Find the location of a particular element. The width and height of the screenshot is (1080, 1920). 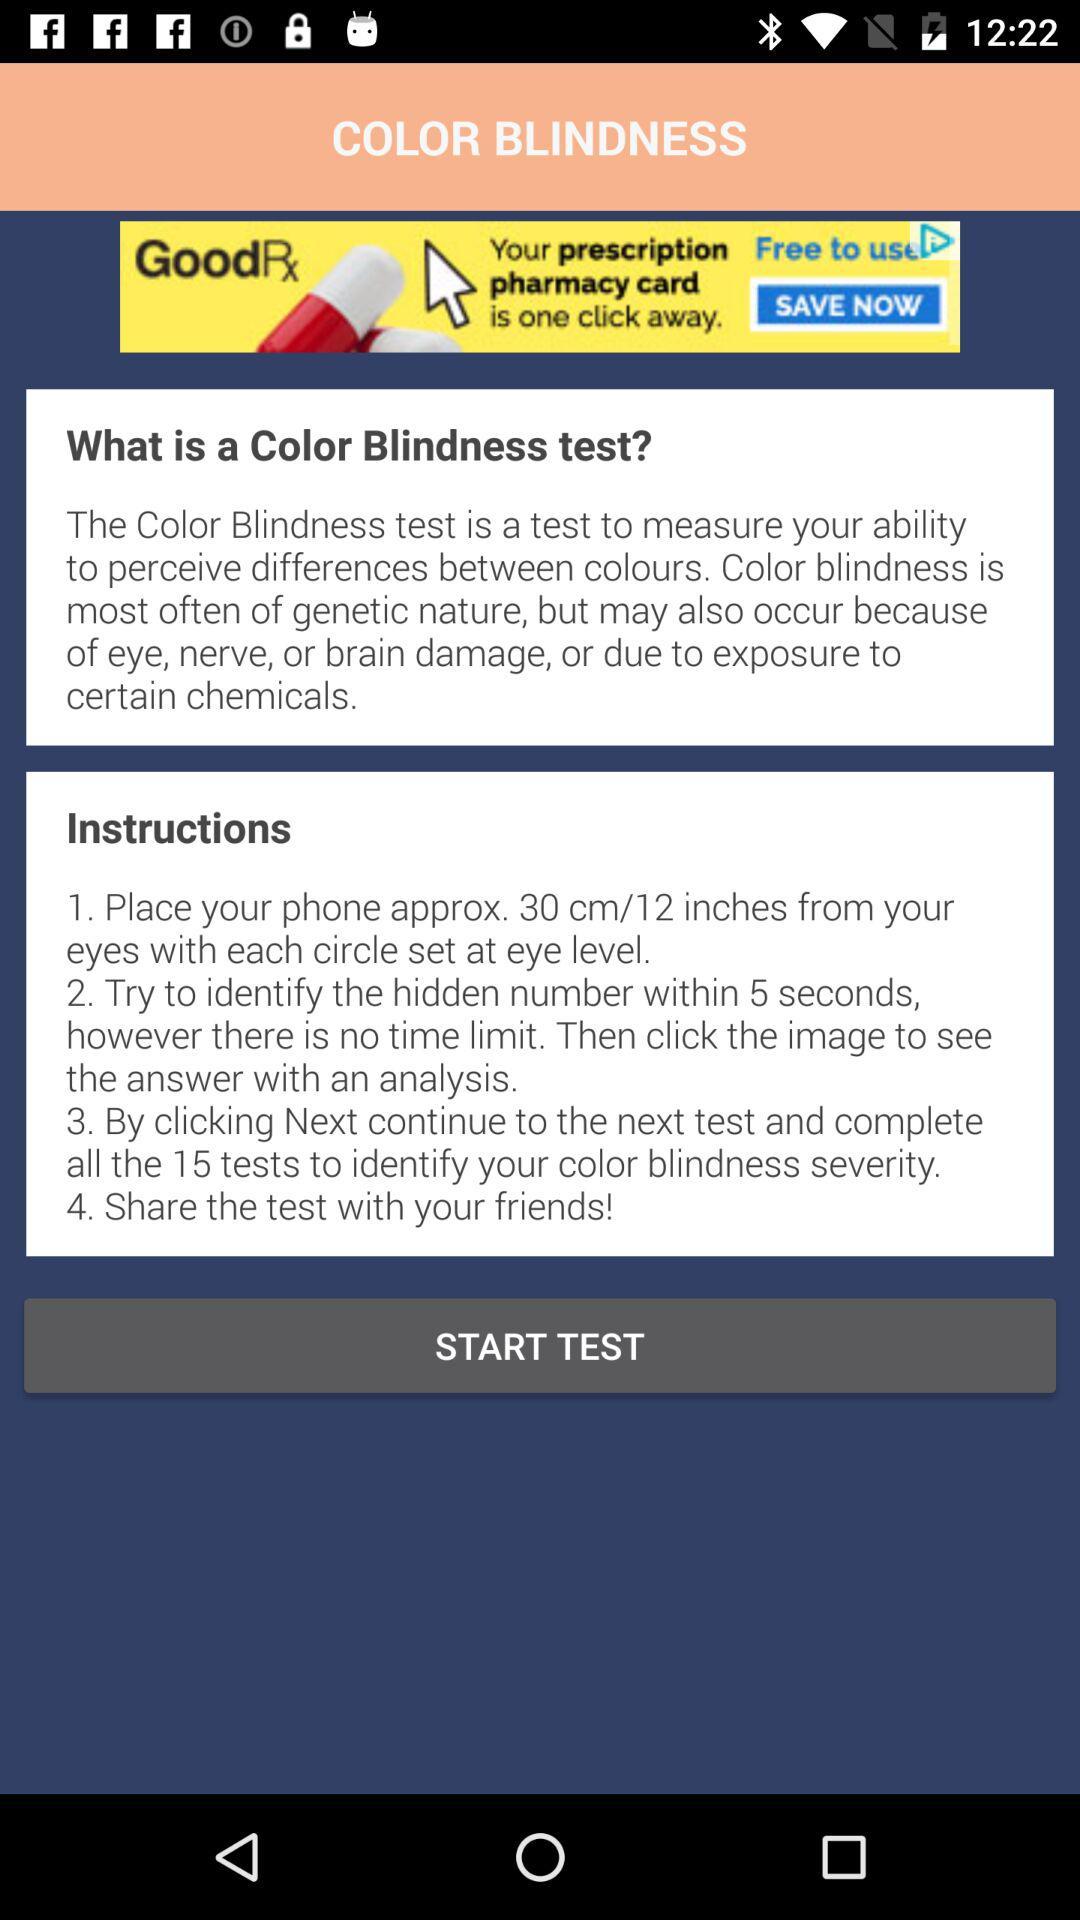

advertisement is located at coordinates (540, 285).